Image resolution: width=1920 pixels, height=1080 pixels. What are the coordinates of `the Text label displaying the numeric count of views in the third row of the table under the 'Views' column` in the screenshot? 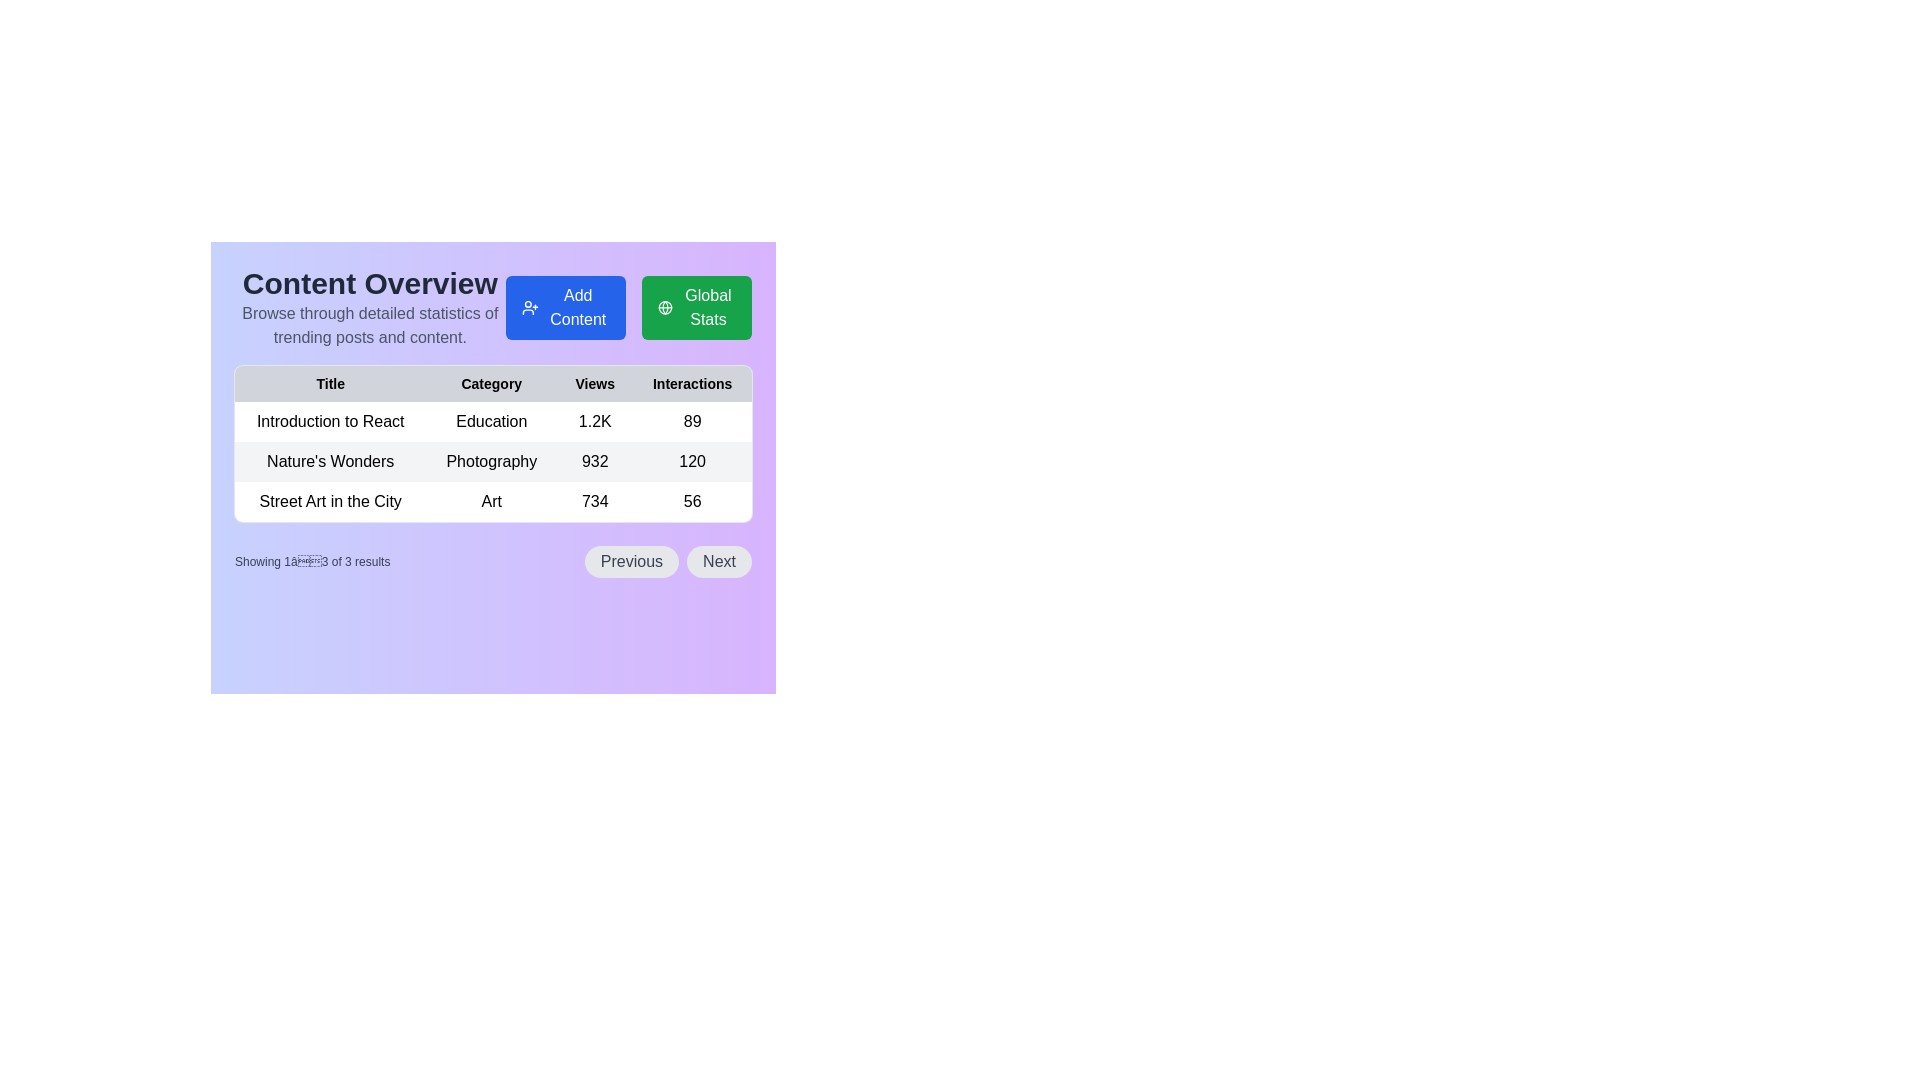 It's located at (594, 500).